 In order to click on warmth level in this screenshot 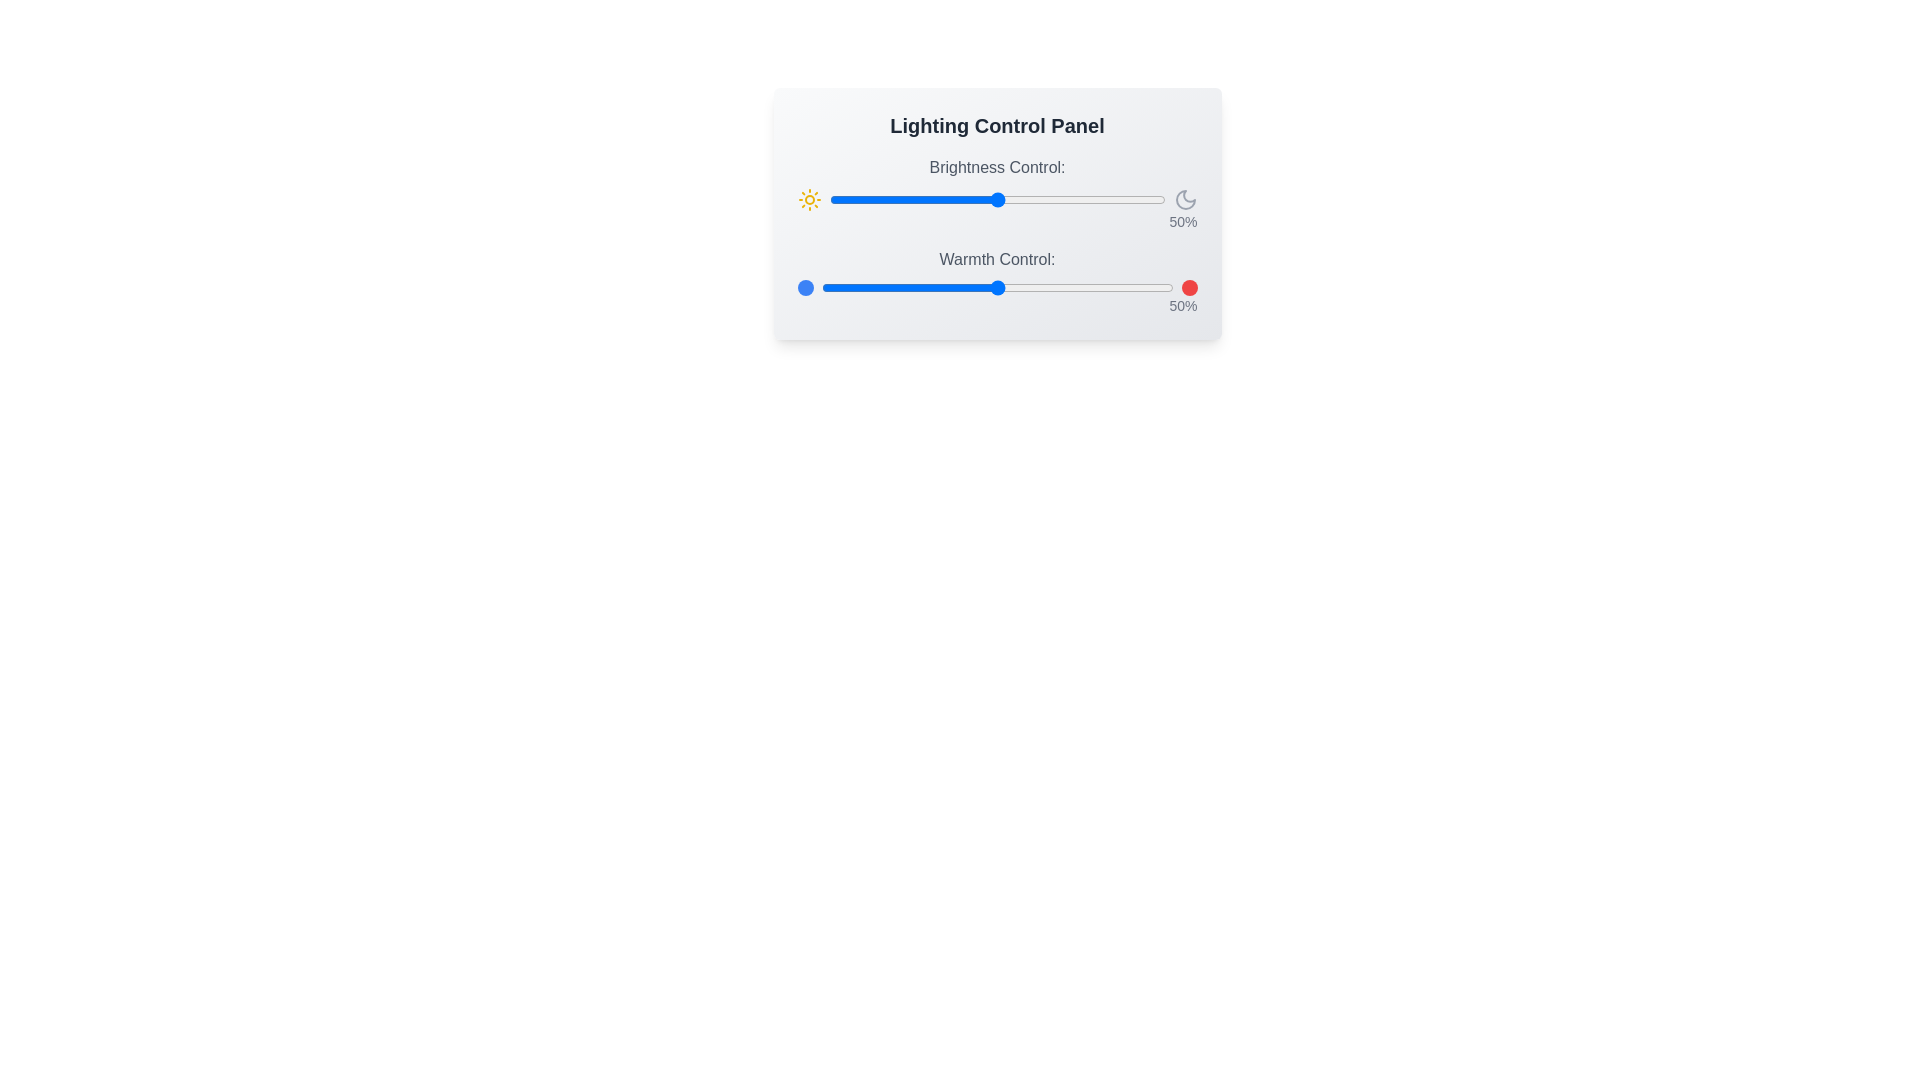, I will do `click(860, 288)`.